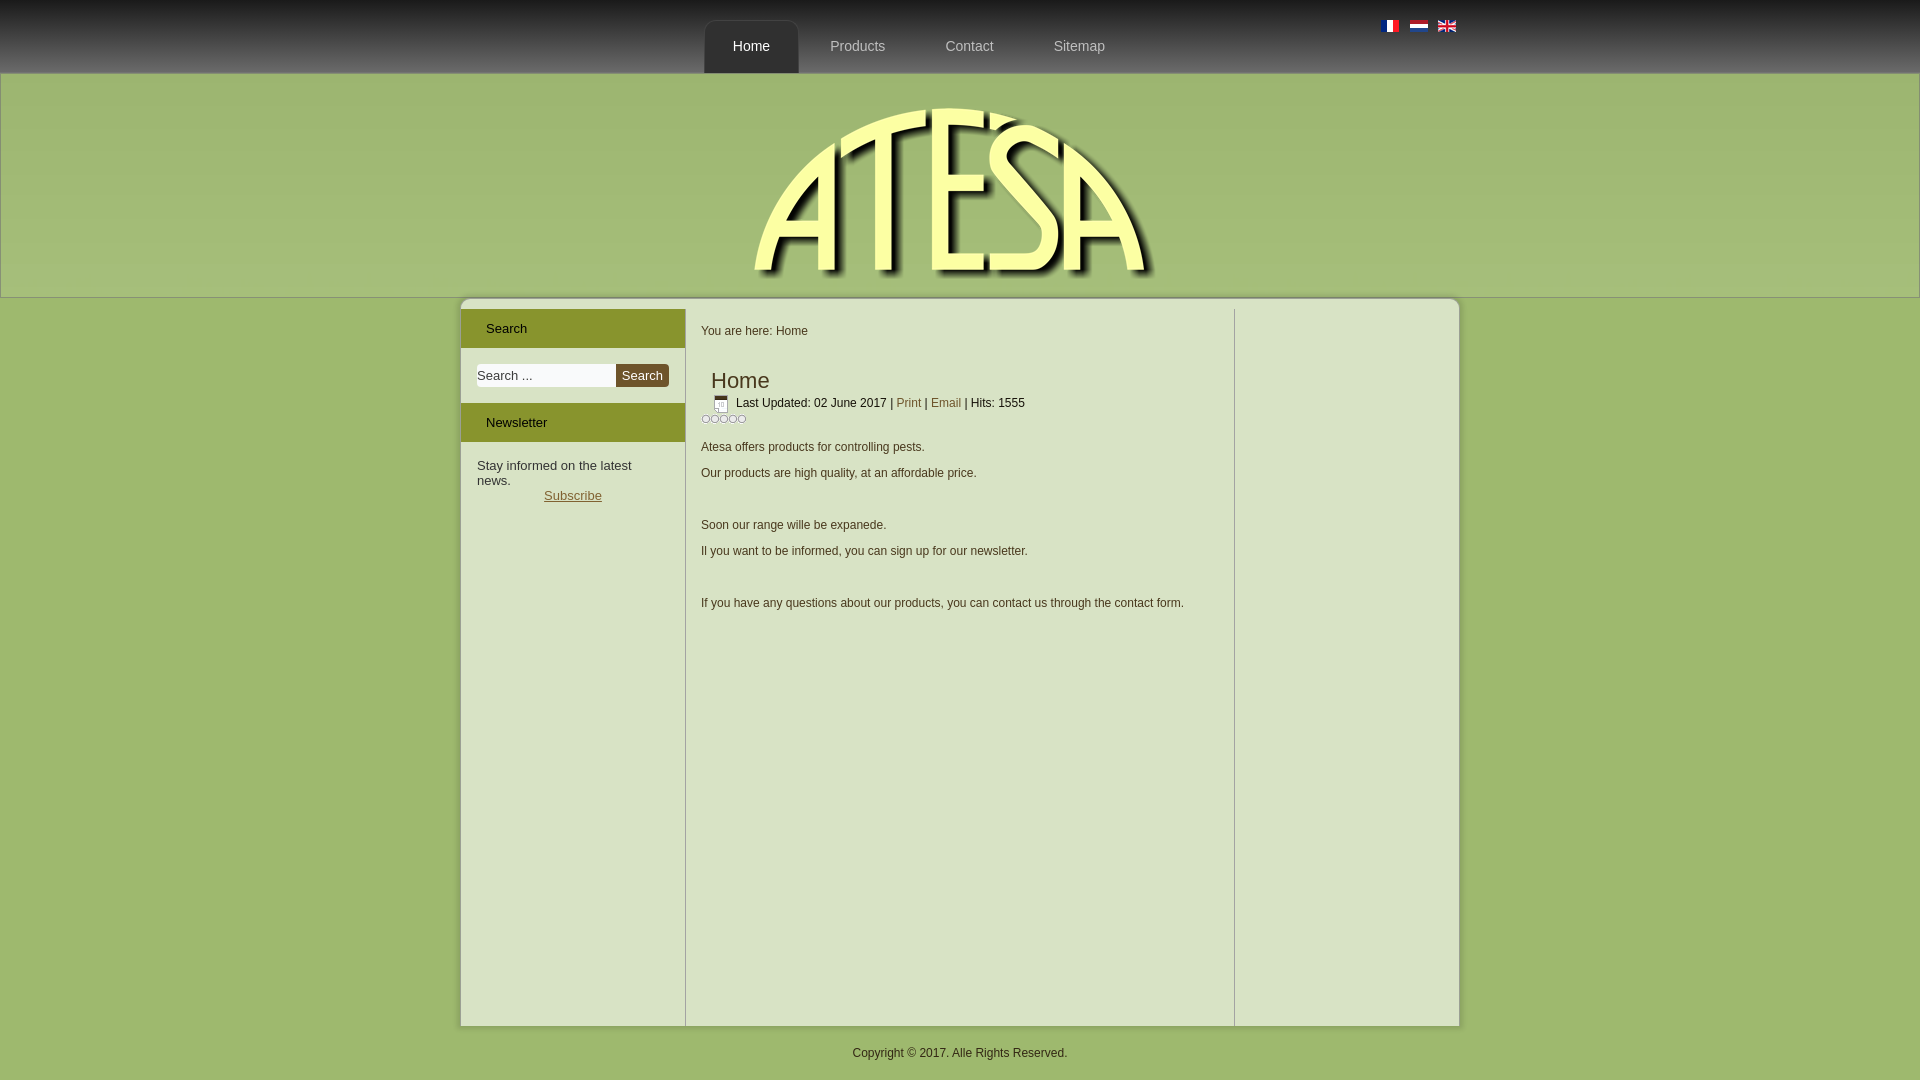  Describe the element at coordinates (910, 402) in the screenshot. I see `'Print'` at that location.